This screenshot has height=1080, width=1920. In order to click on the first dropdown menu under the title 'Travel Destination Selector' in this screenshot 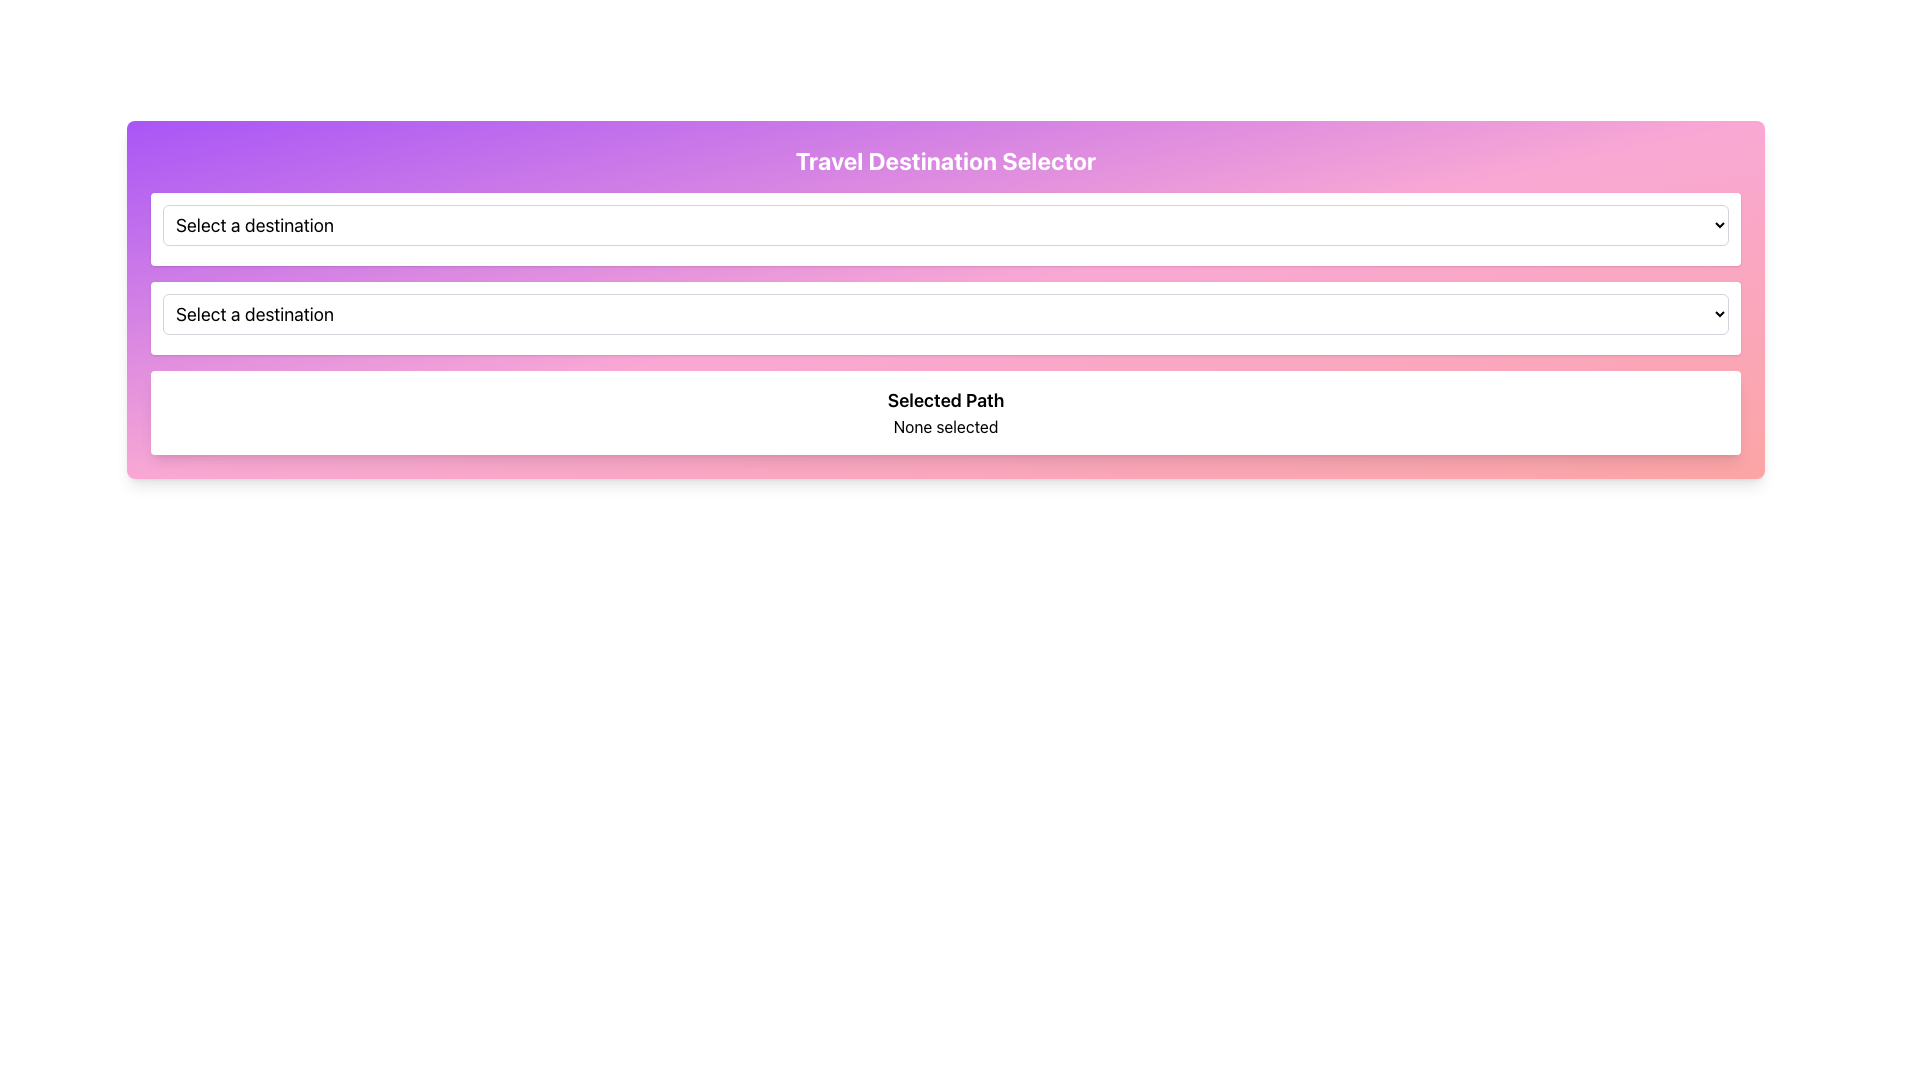, I will do `click(944, 224)`.